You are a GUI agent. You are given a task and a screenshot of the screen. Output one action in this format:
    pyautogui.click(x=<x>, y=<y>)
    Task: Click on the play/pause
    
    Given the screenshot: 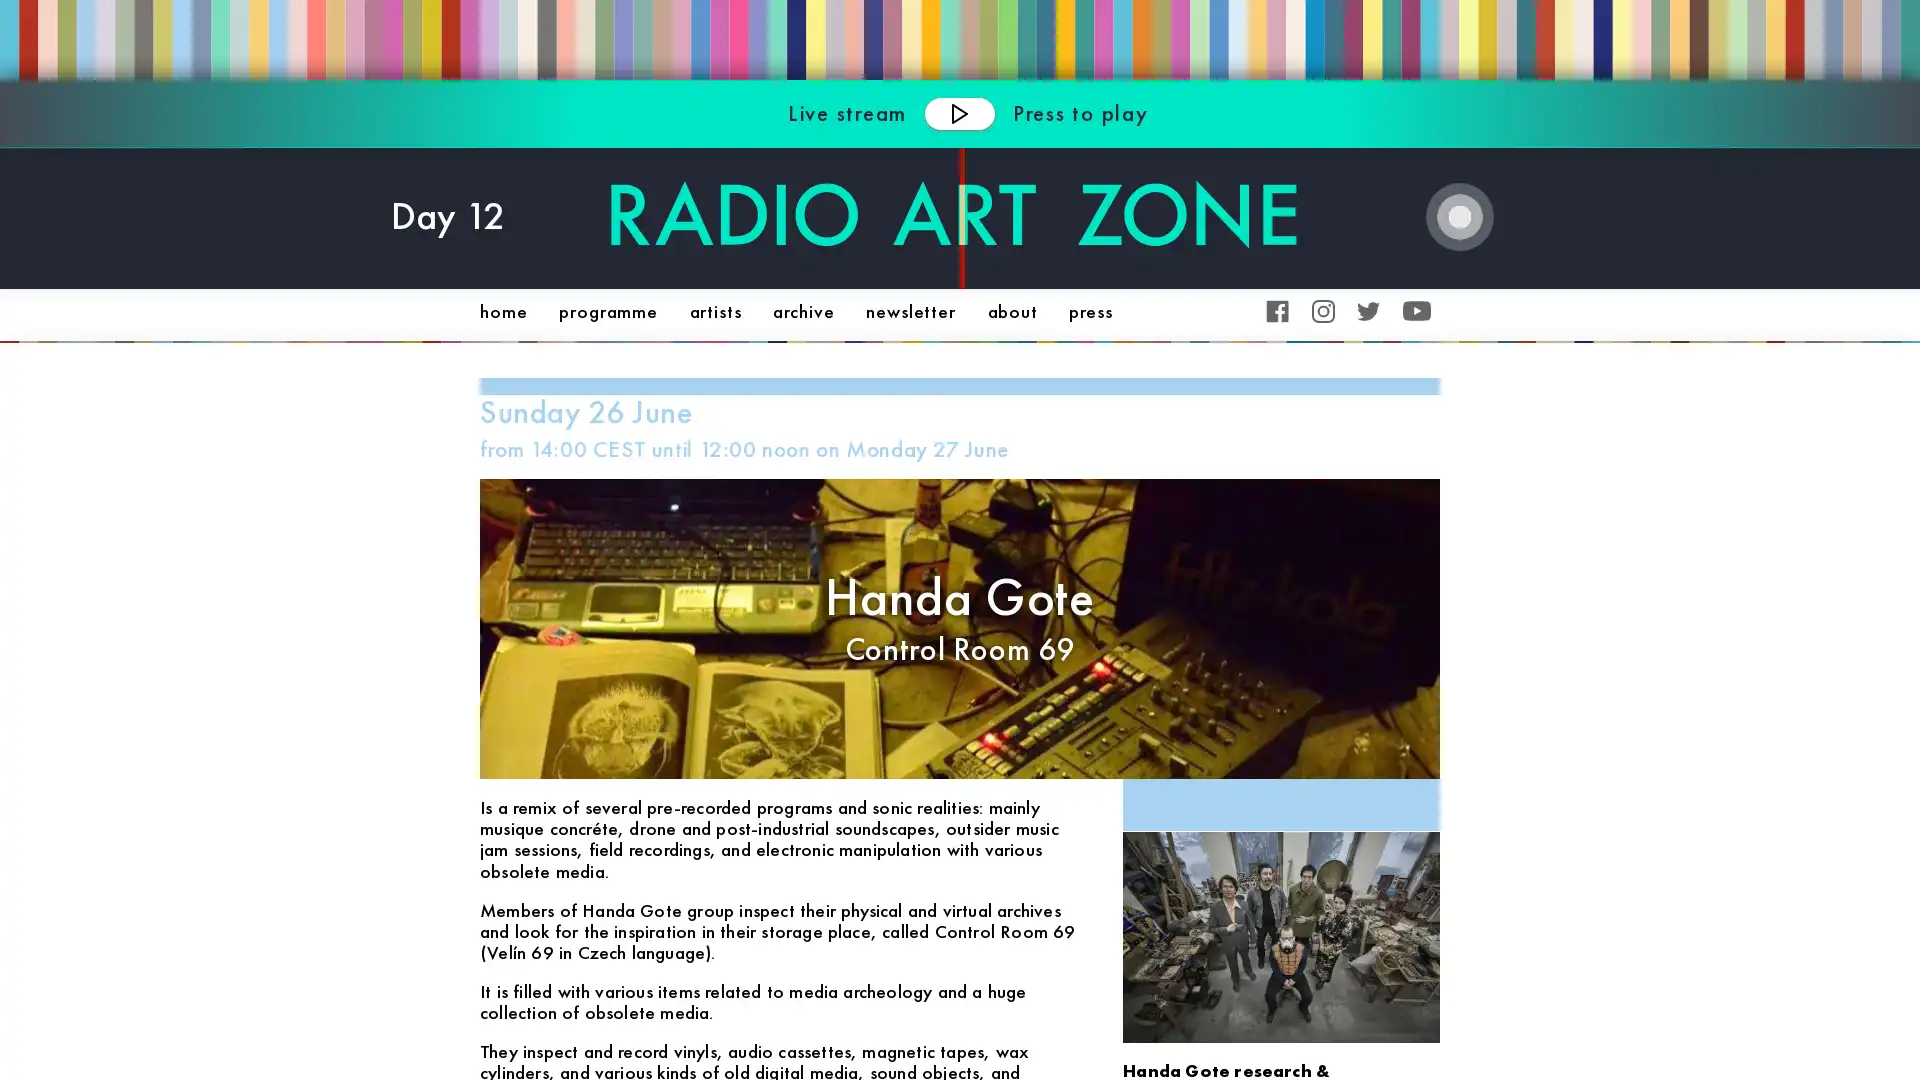 What is the action you would take?
    pyautogui.click(x=958, y=112)
    